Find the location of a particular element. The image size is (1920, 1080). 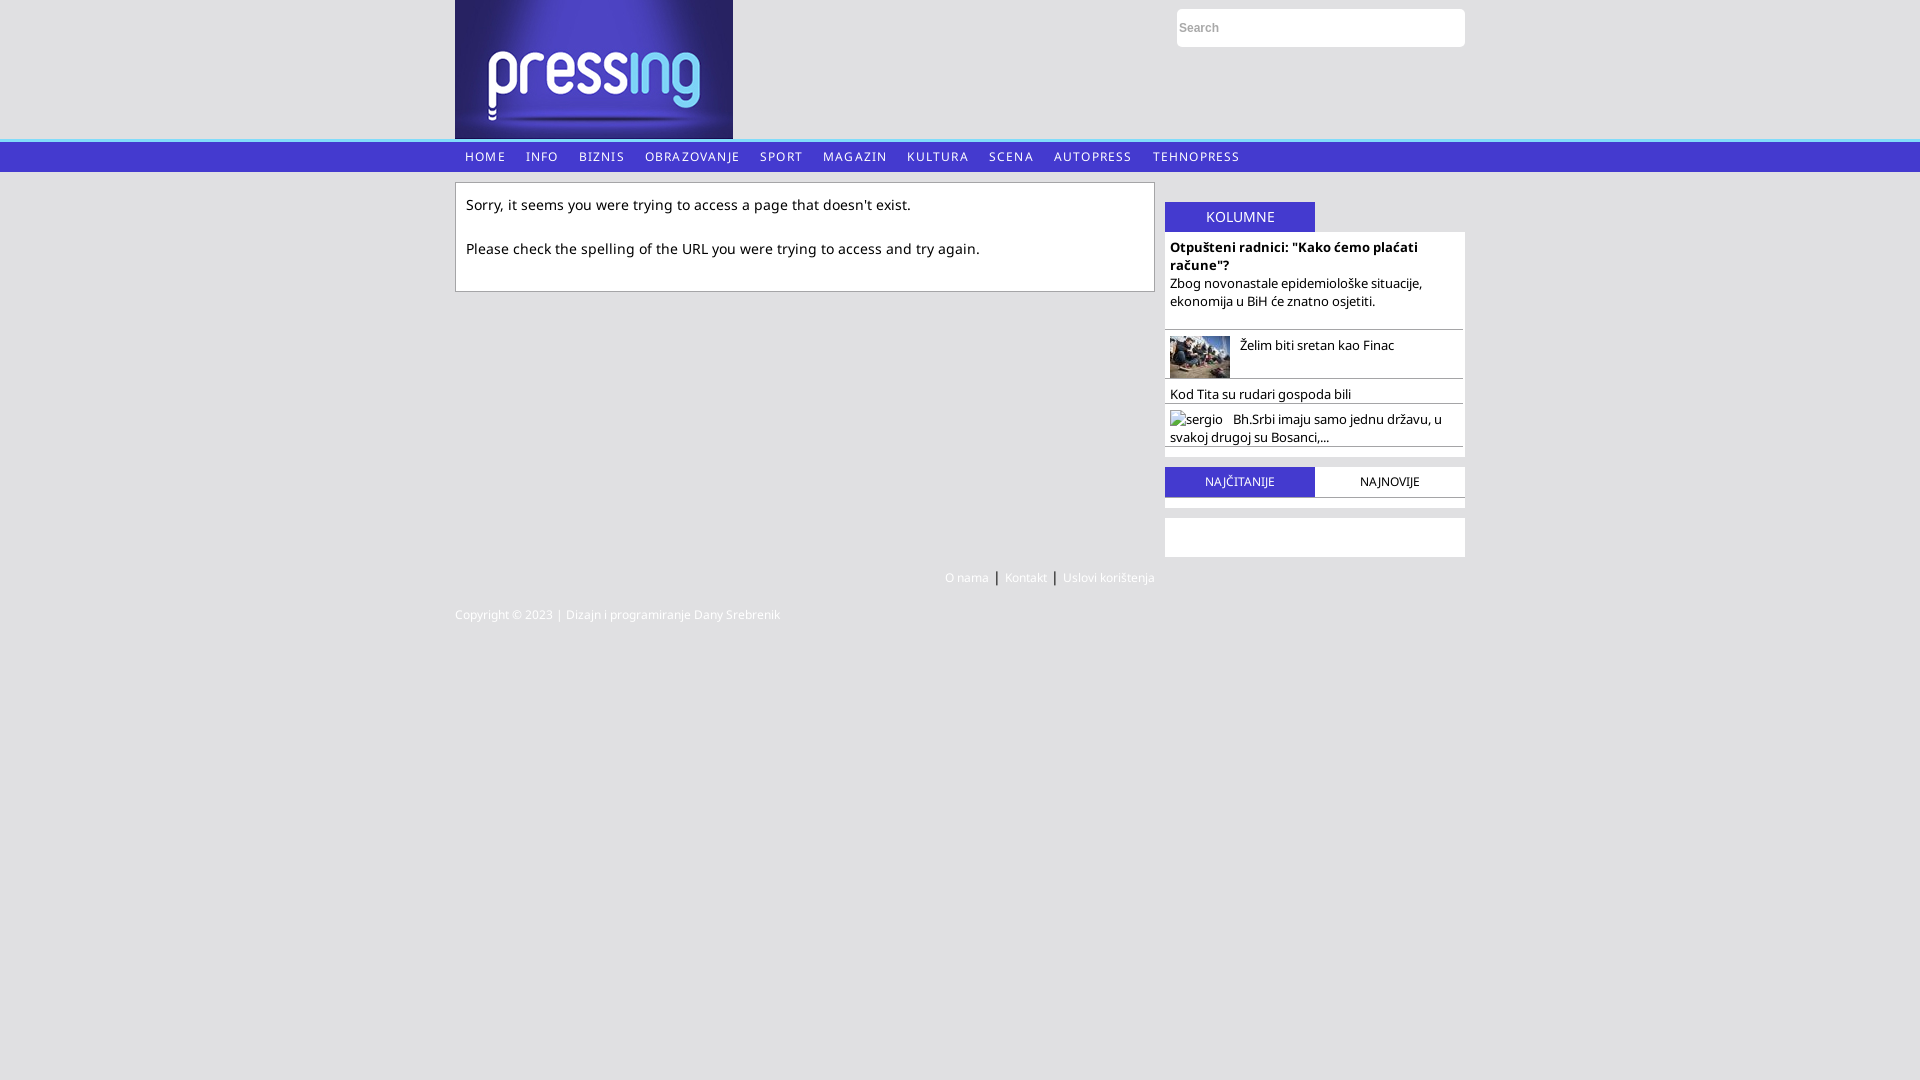

'SCENA' is located at coordinates (1011, 156).